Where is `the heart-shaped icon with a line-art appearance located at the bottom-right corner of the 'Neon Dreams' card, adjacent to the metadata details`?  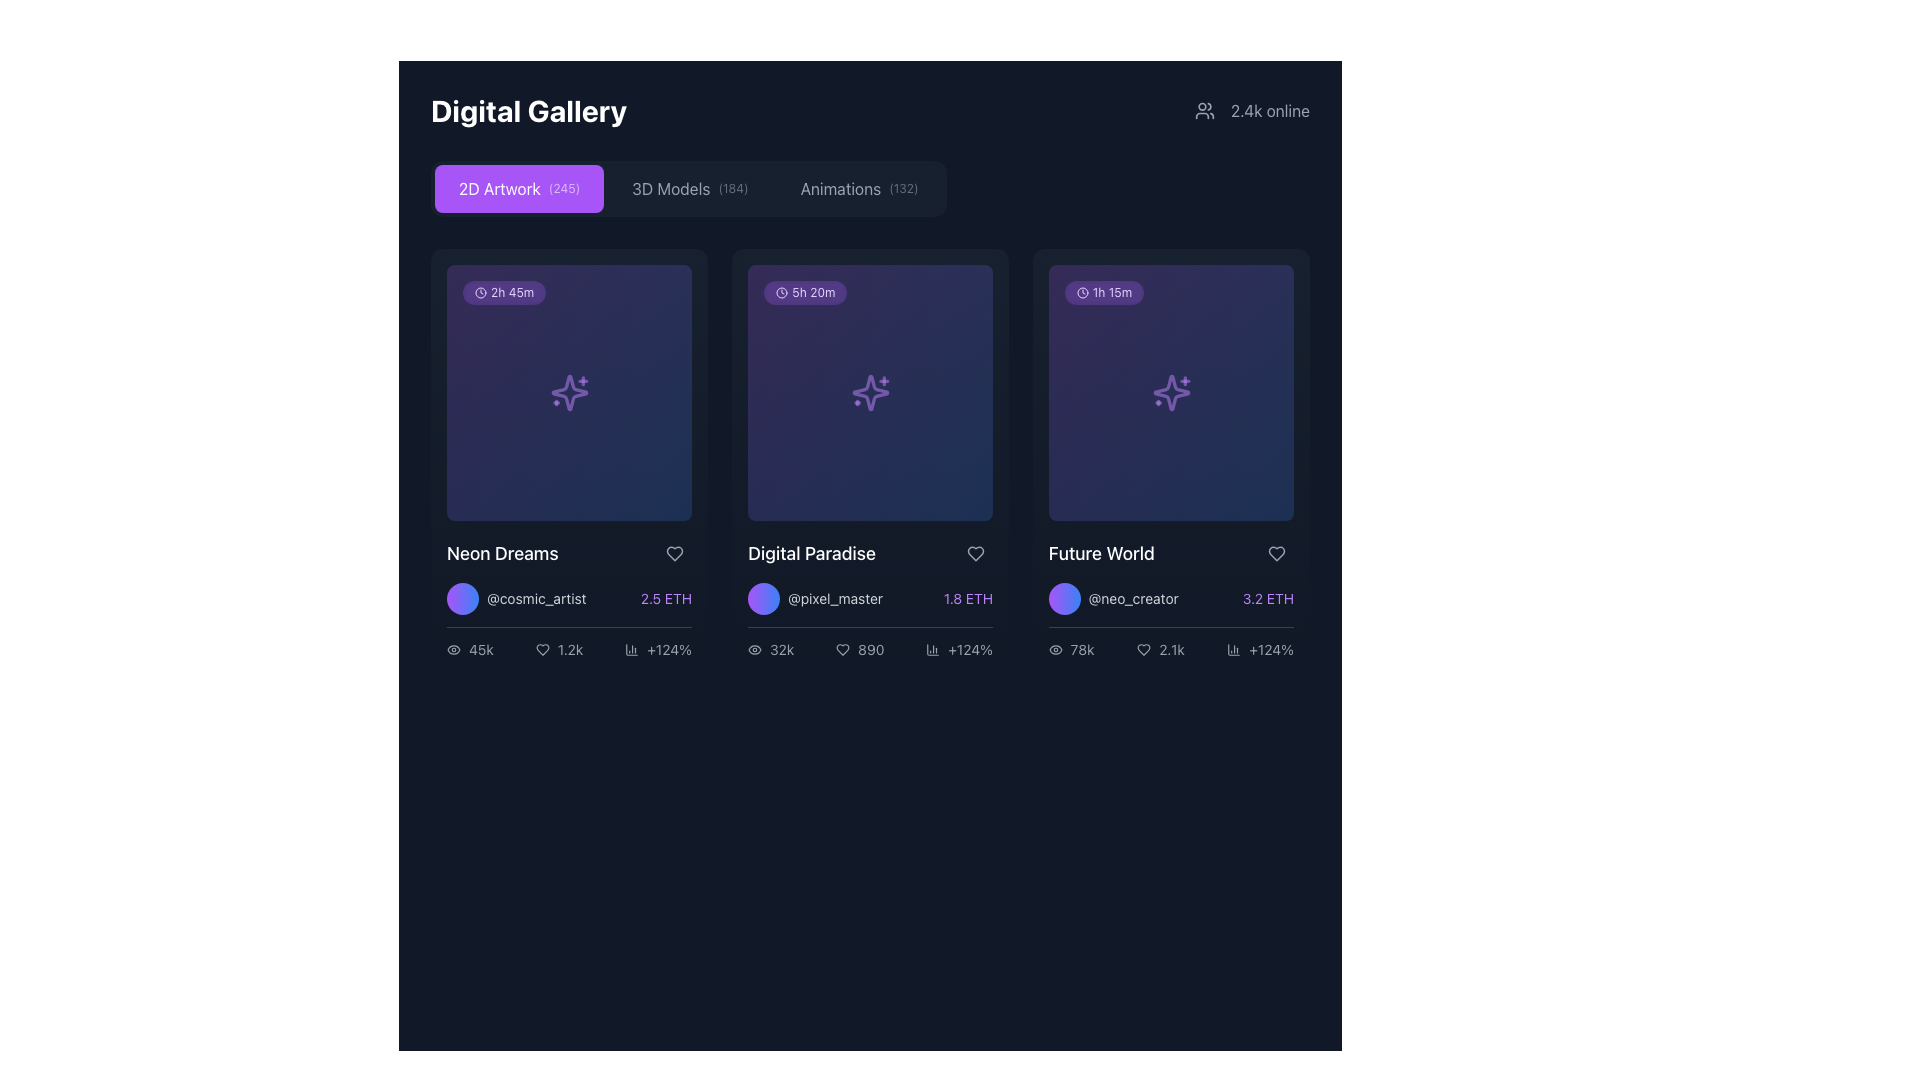 the heart-shaped icon with a line-art appearance located at the bottom-right corner of the 'Neon Dreams' card, adjacent to the metadata details is located at coordinates (675, 554).